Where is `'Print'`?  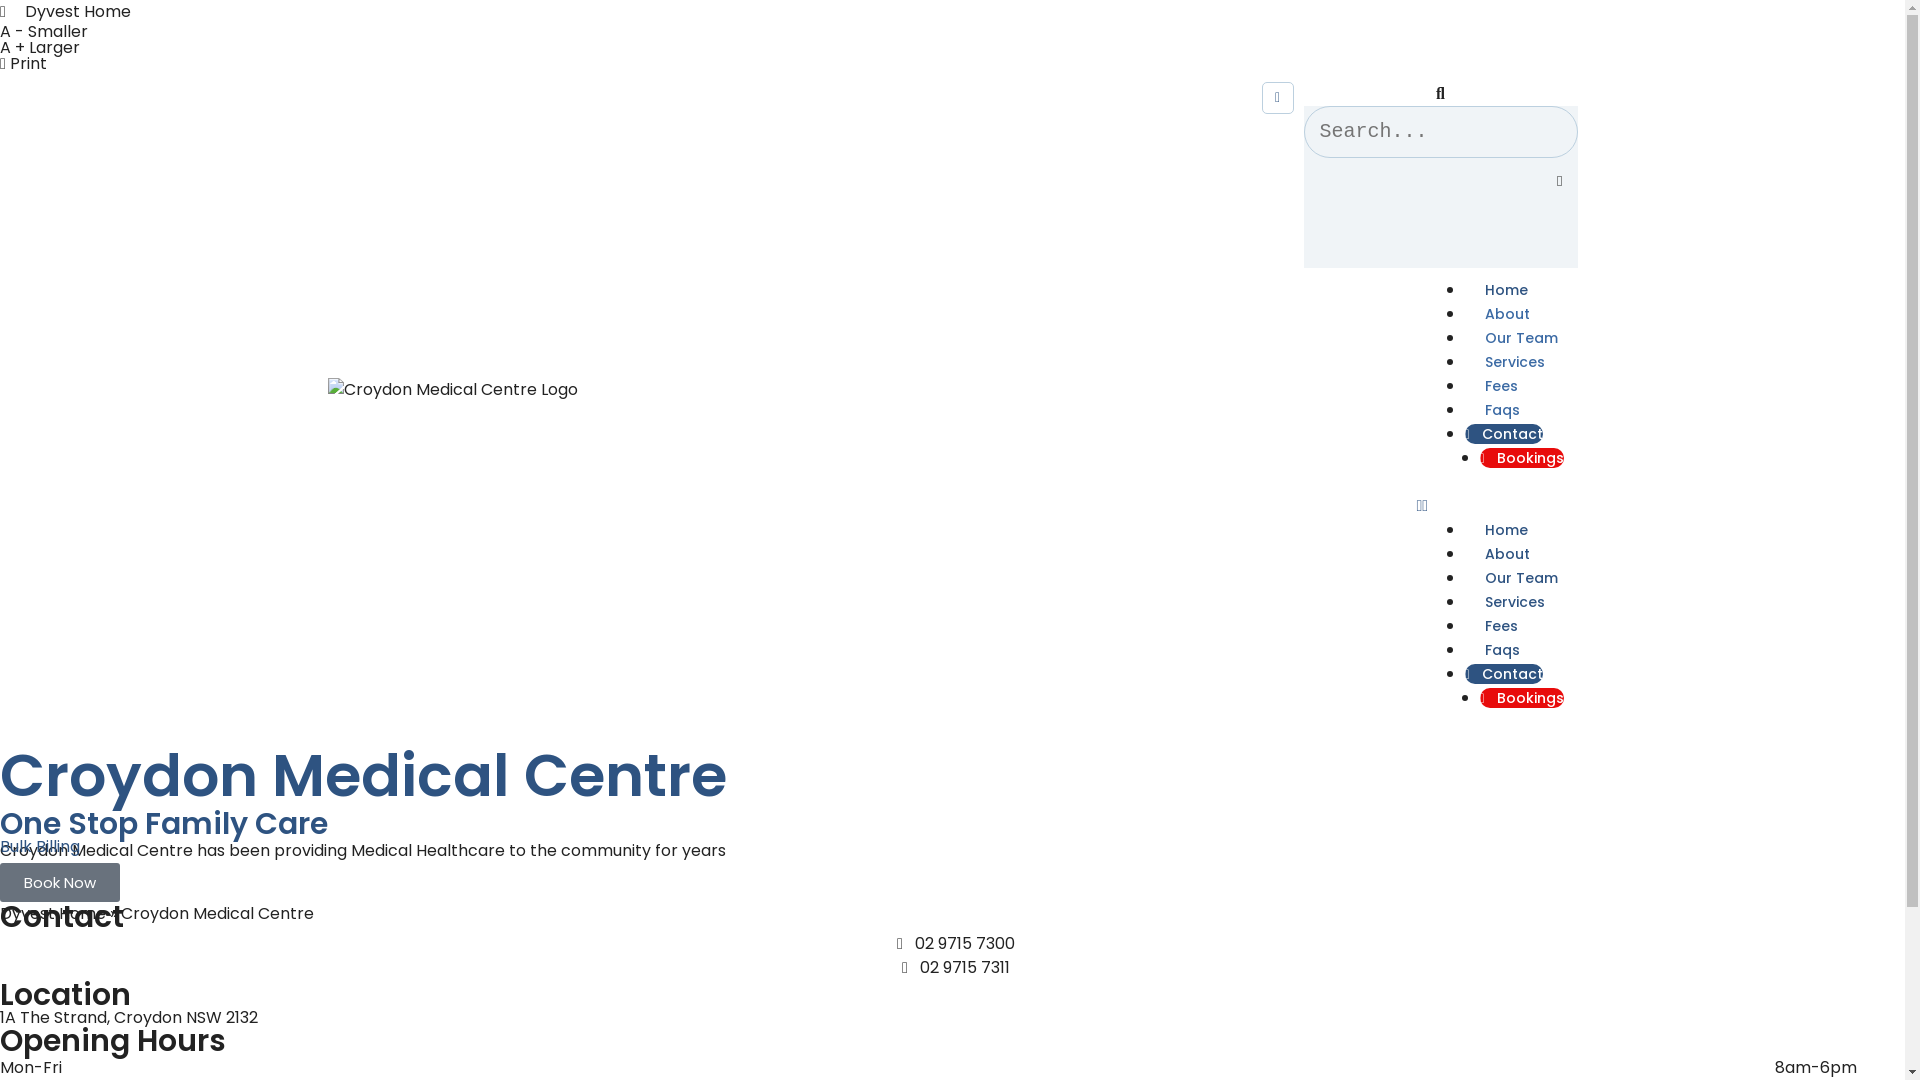
'Print' is located at coordinates (0, 62).